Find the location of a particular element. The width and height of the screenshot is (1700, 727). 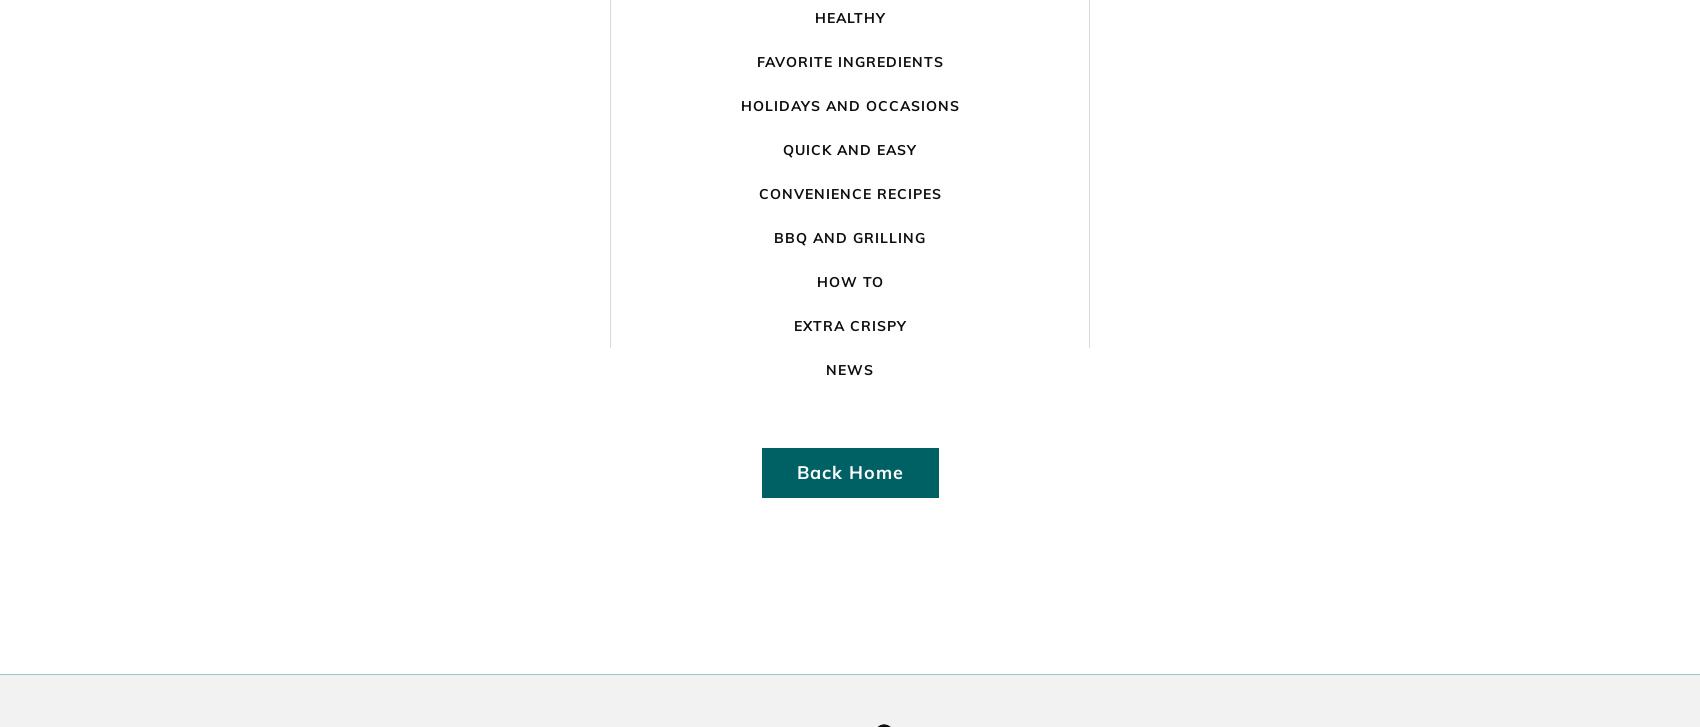

'Back Home' is located at coordinates (848, 471).